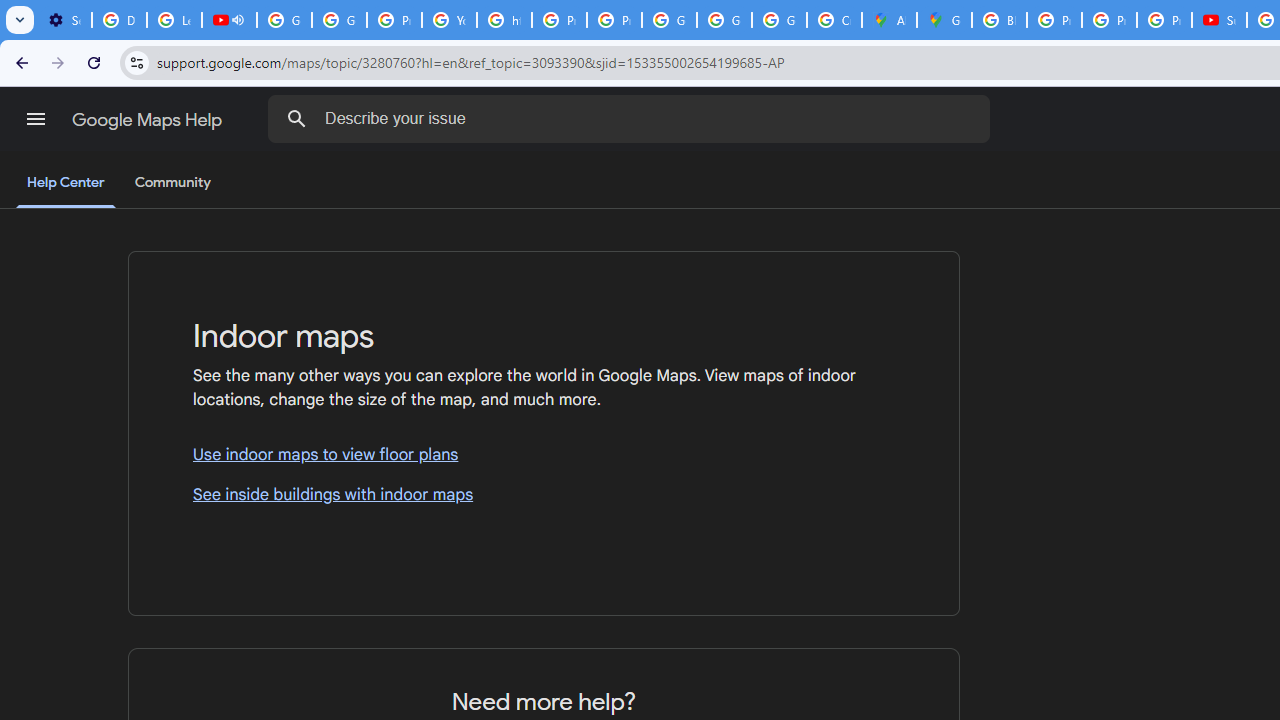  I want to click on 'Settings - Customize profile', so click(64, 20).